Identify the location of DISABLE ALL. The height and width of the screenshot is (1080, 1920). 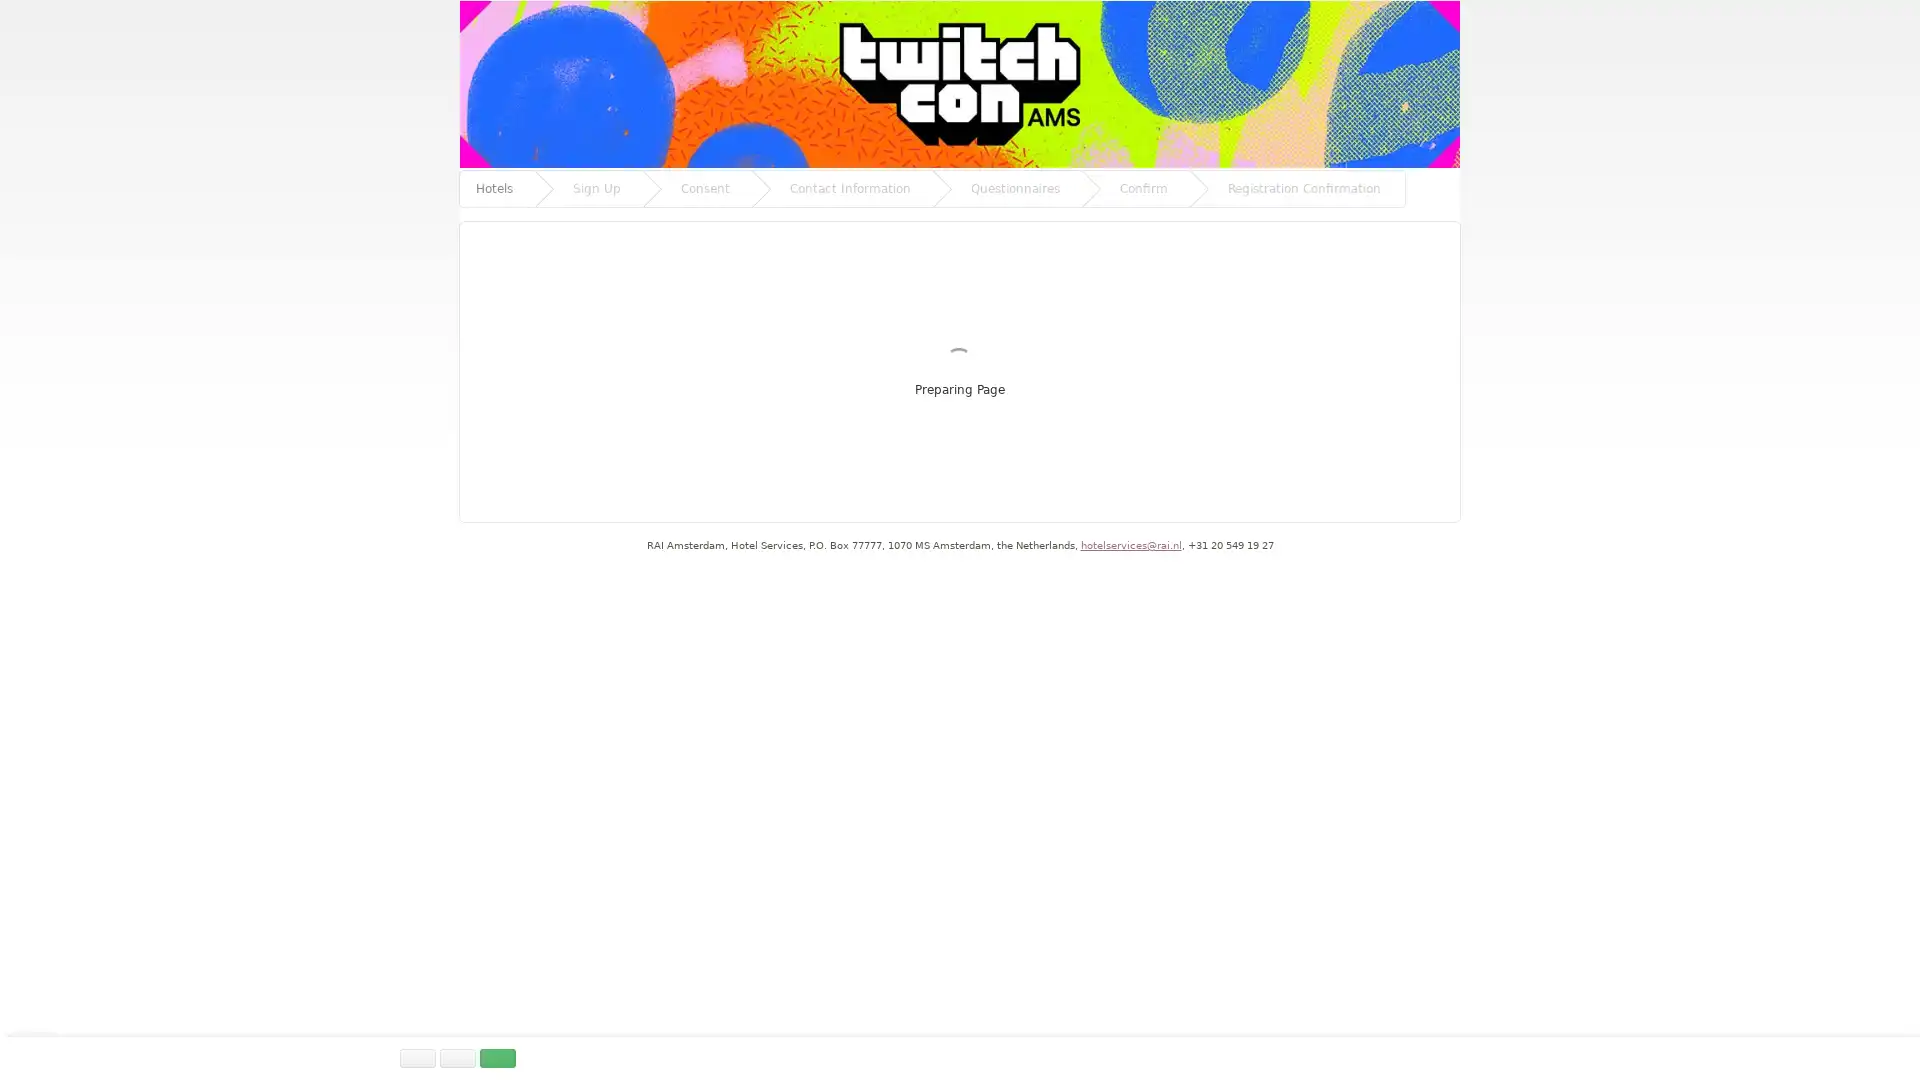
(1404, 1051).